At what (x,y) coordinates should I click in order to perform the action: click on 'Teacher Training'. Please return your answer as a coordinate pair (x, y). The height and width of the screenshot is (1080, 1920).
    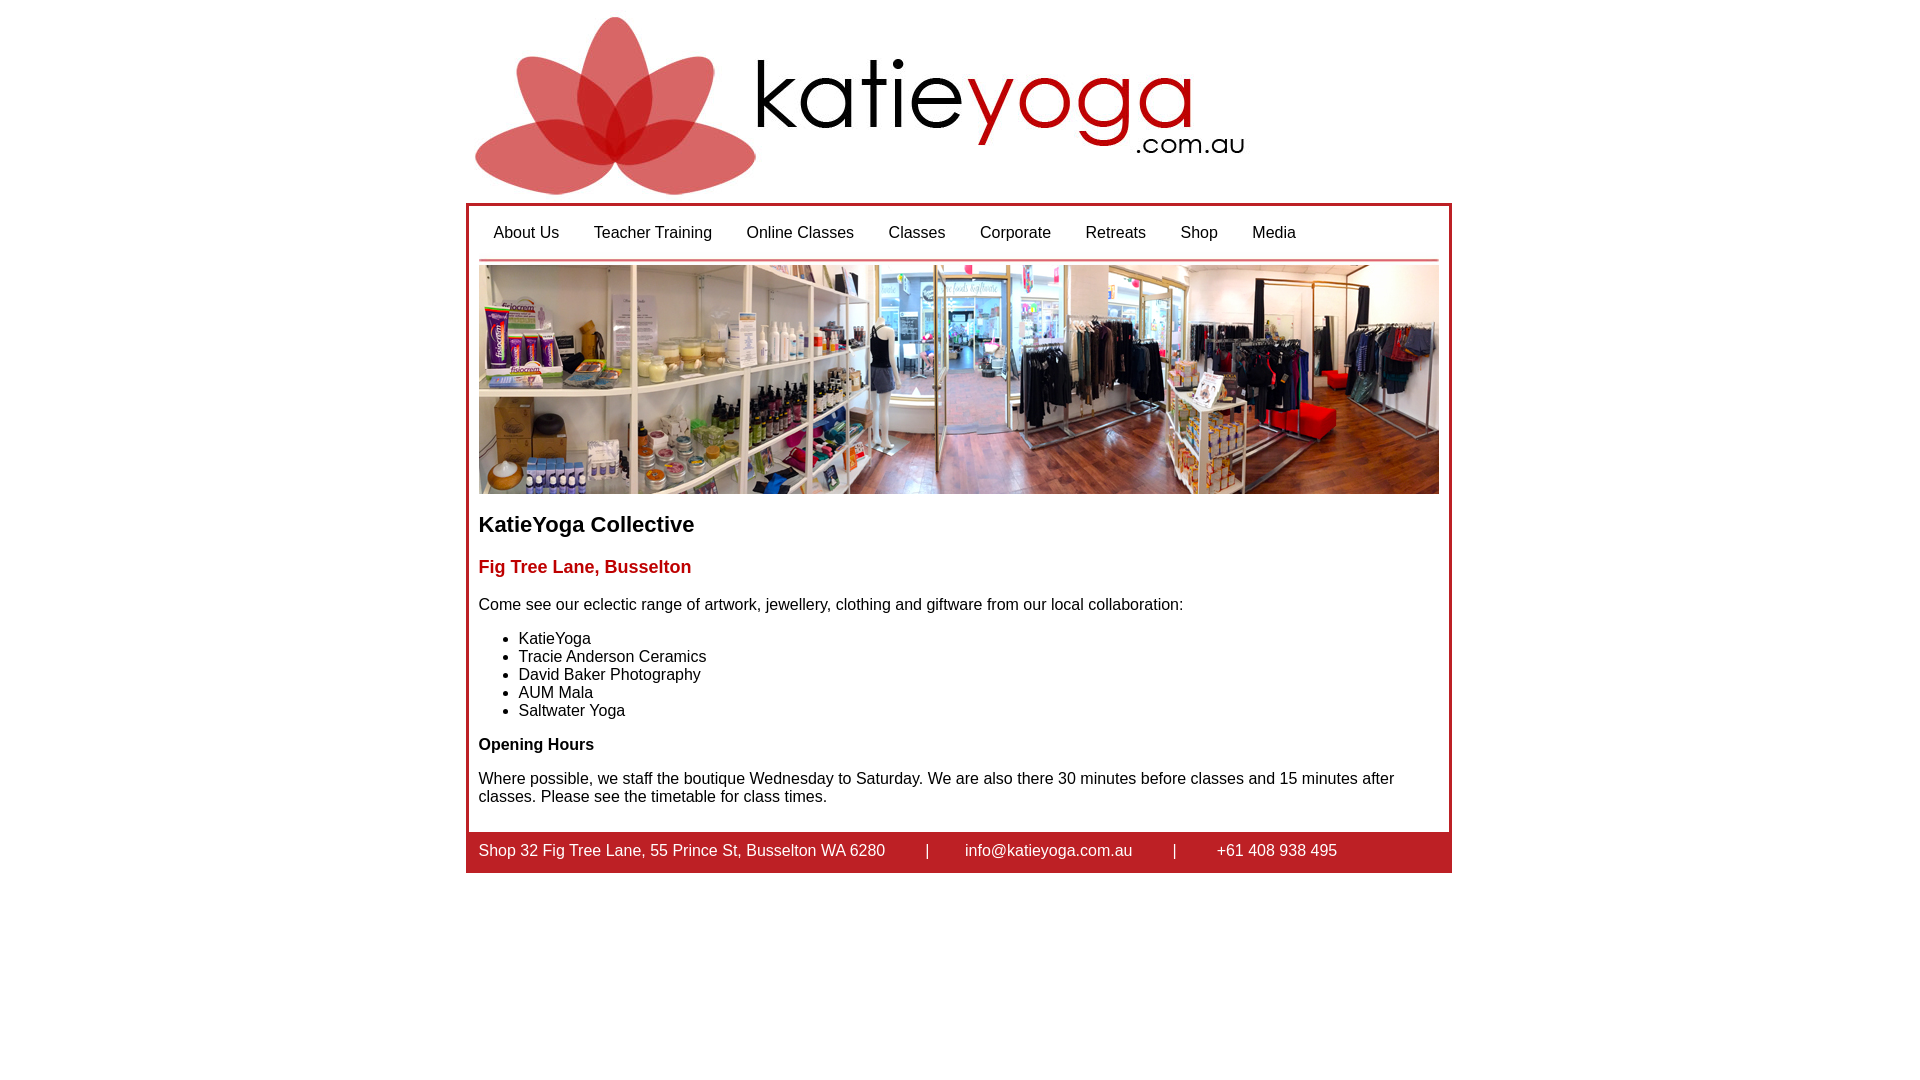
    Looking at the image, I should click on (652, 231).